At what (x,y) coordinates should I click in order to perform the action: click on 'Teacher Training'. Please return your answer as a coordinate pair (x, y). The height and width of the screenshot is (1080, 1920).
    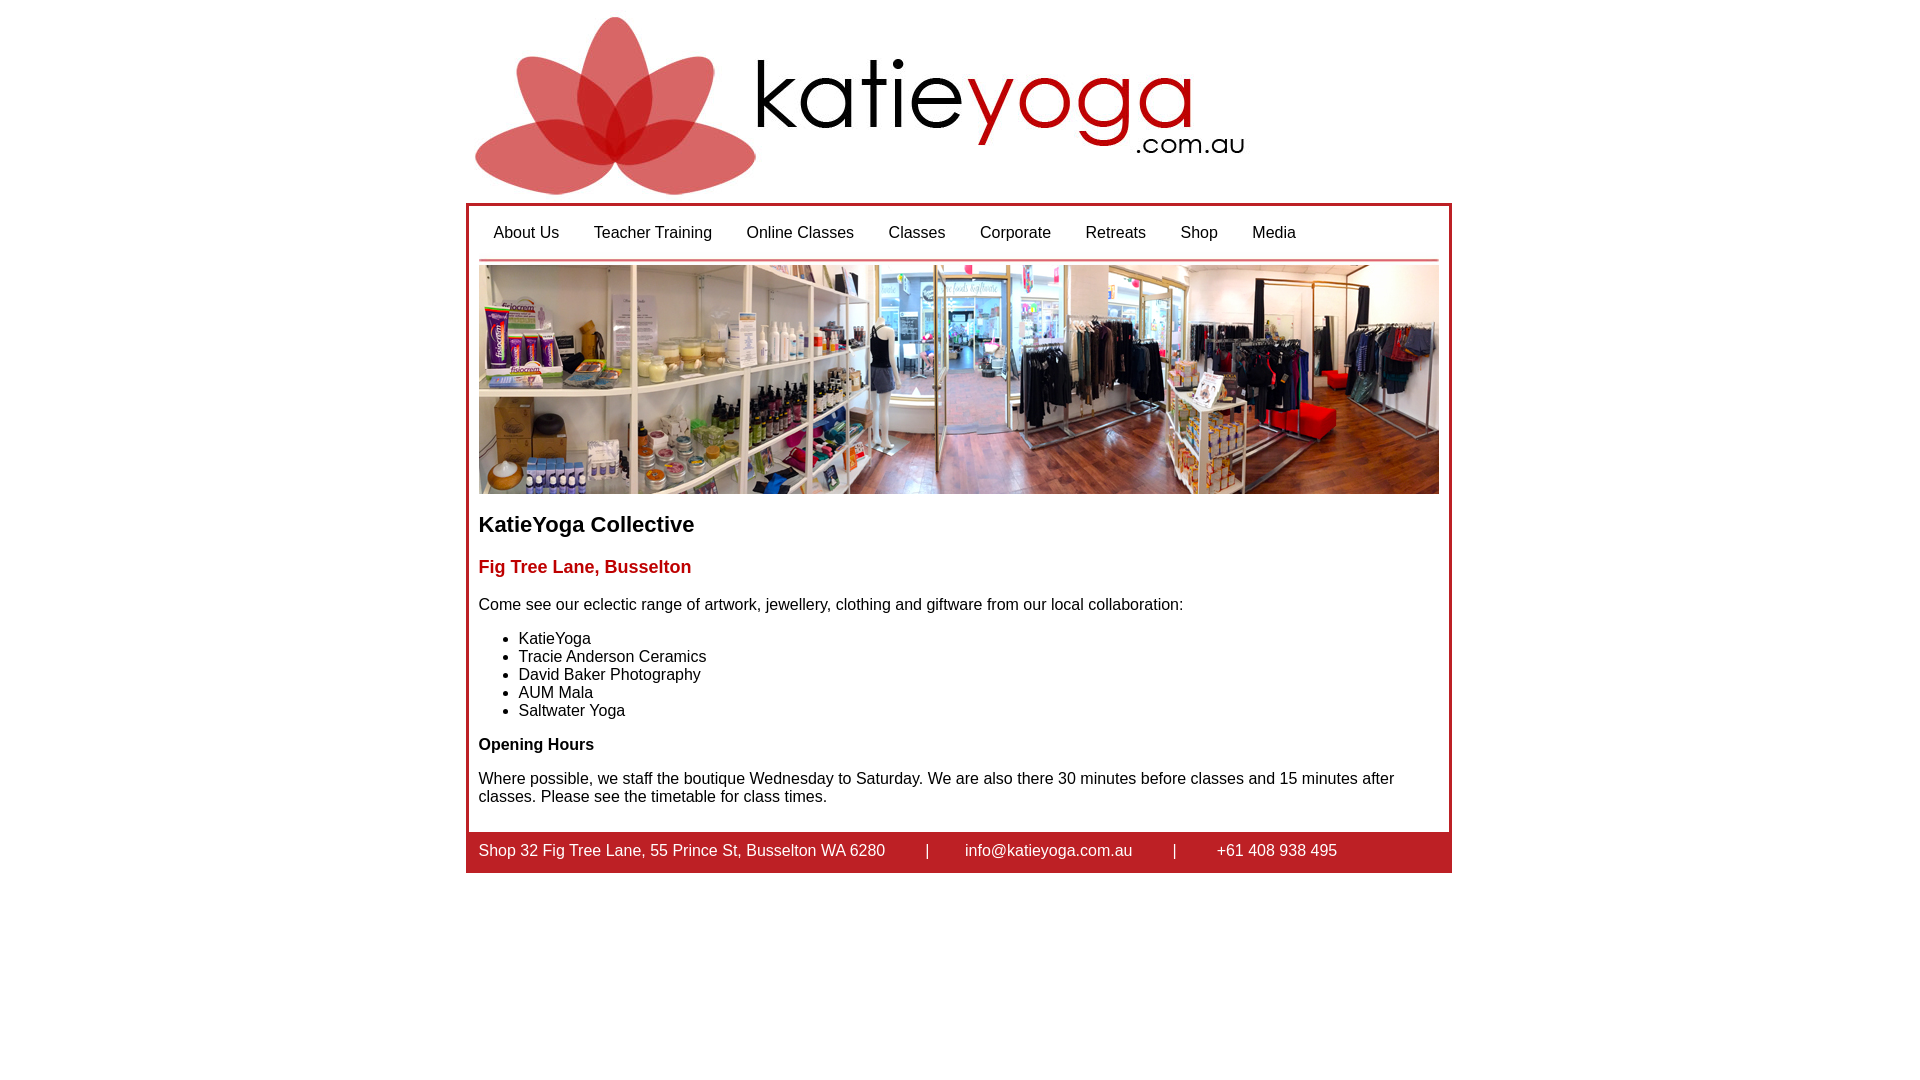
    Looking at the image, I should click on (652, 231).